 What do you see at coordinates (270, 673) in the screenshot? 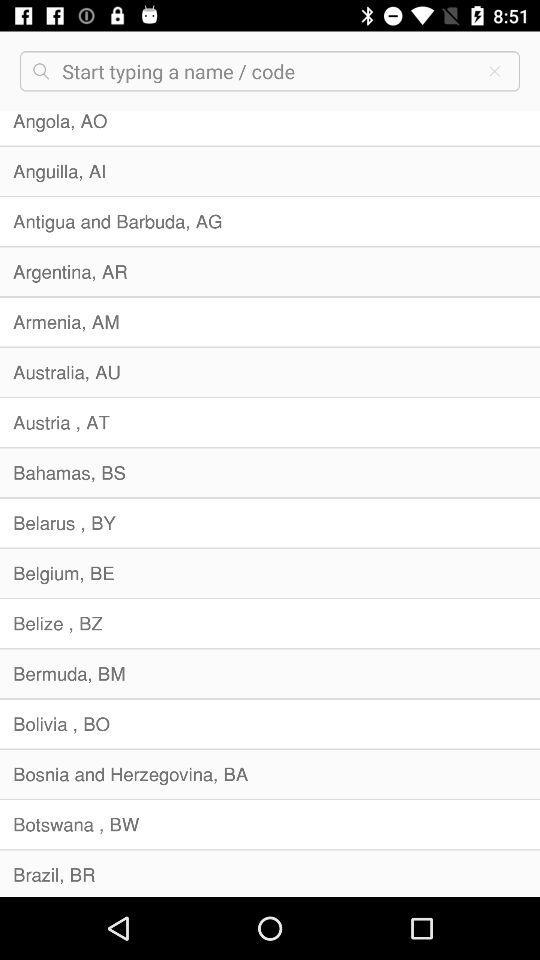
I see `the bermuda, bm icon` at bounding box center [270, 673].